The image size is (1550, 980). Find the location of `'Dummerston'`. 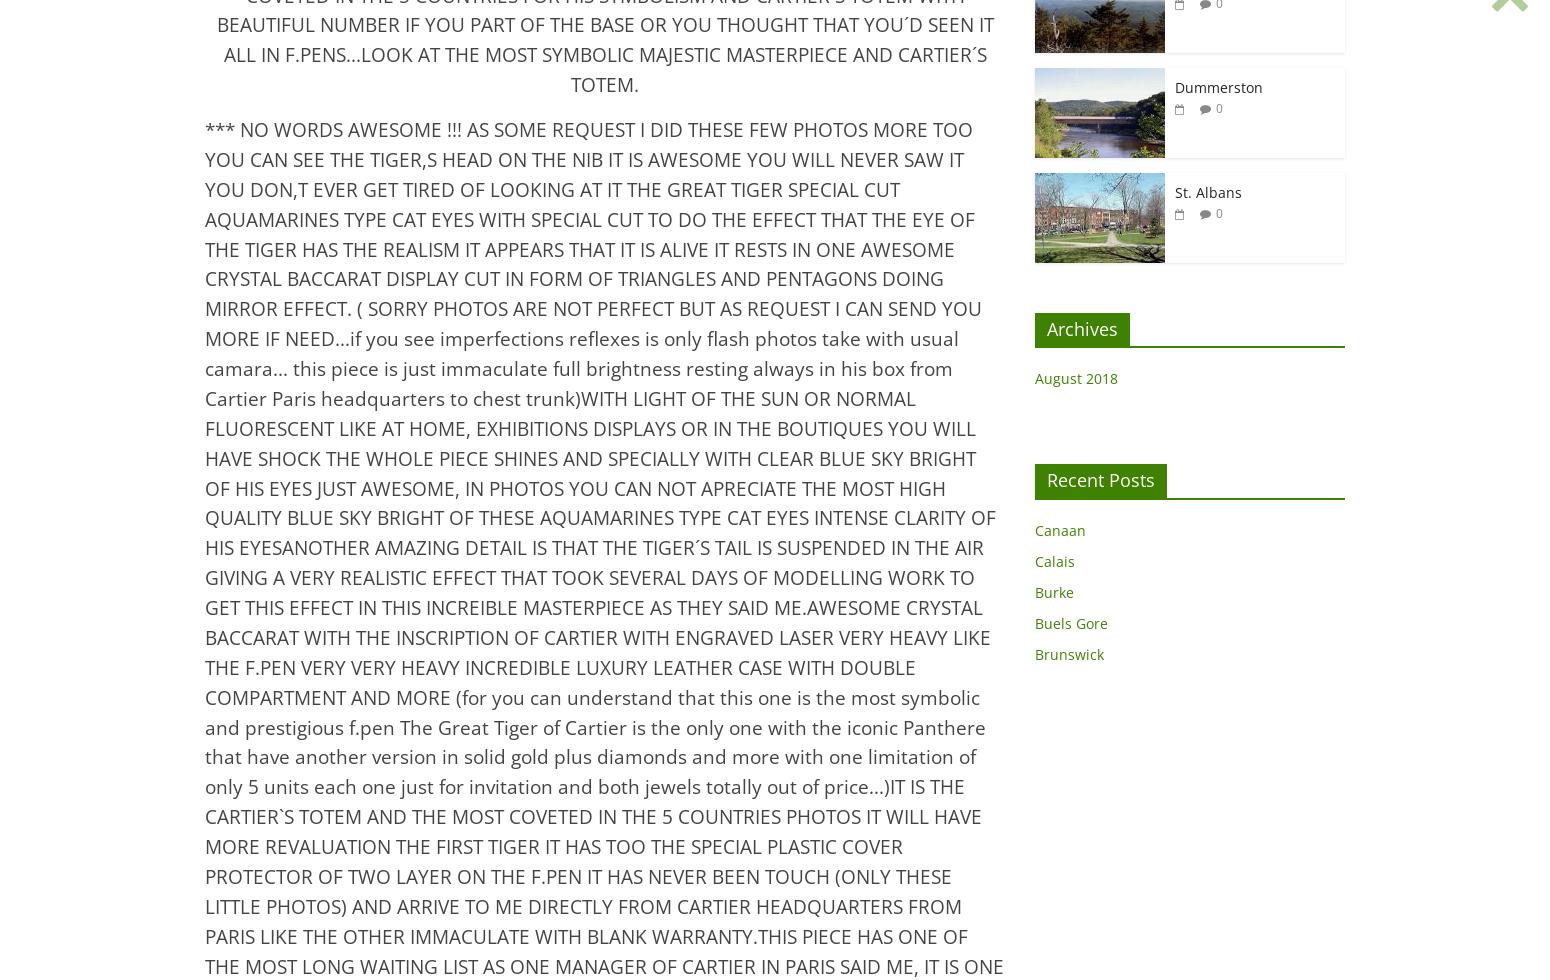

'Dummerston' is located at coordinates (1219, 86).